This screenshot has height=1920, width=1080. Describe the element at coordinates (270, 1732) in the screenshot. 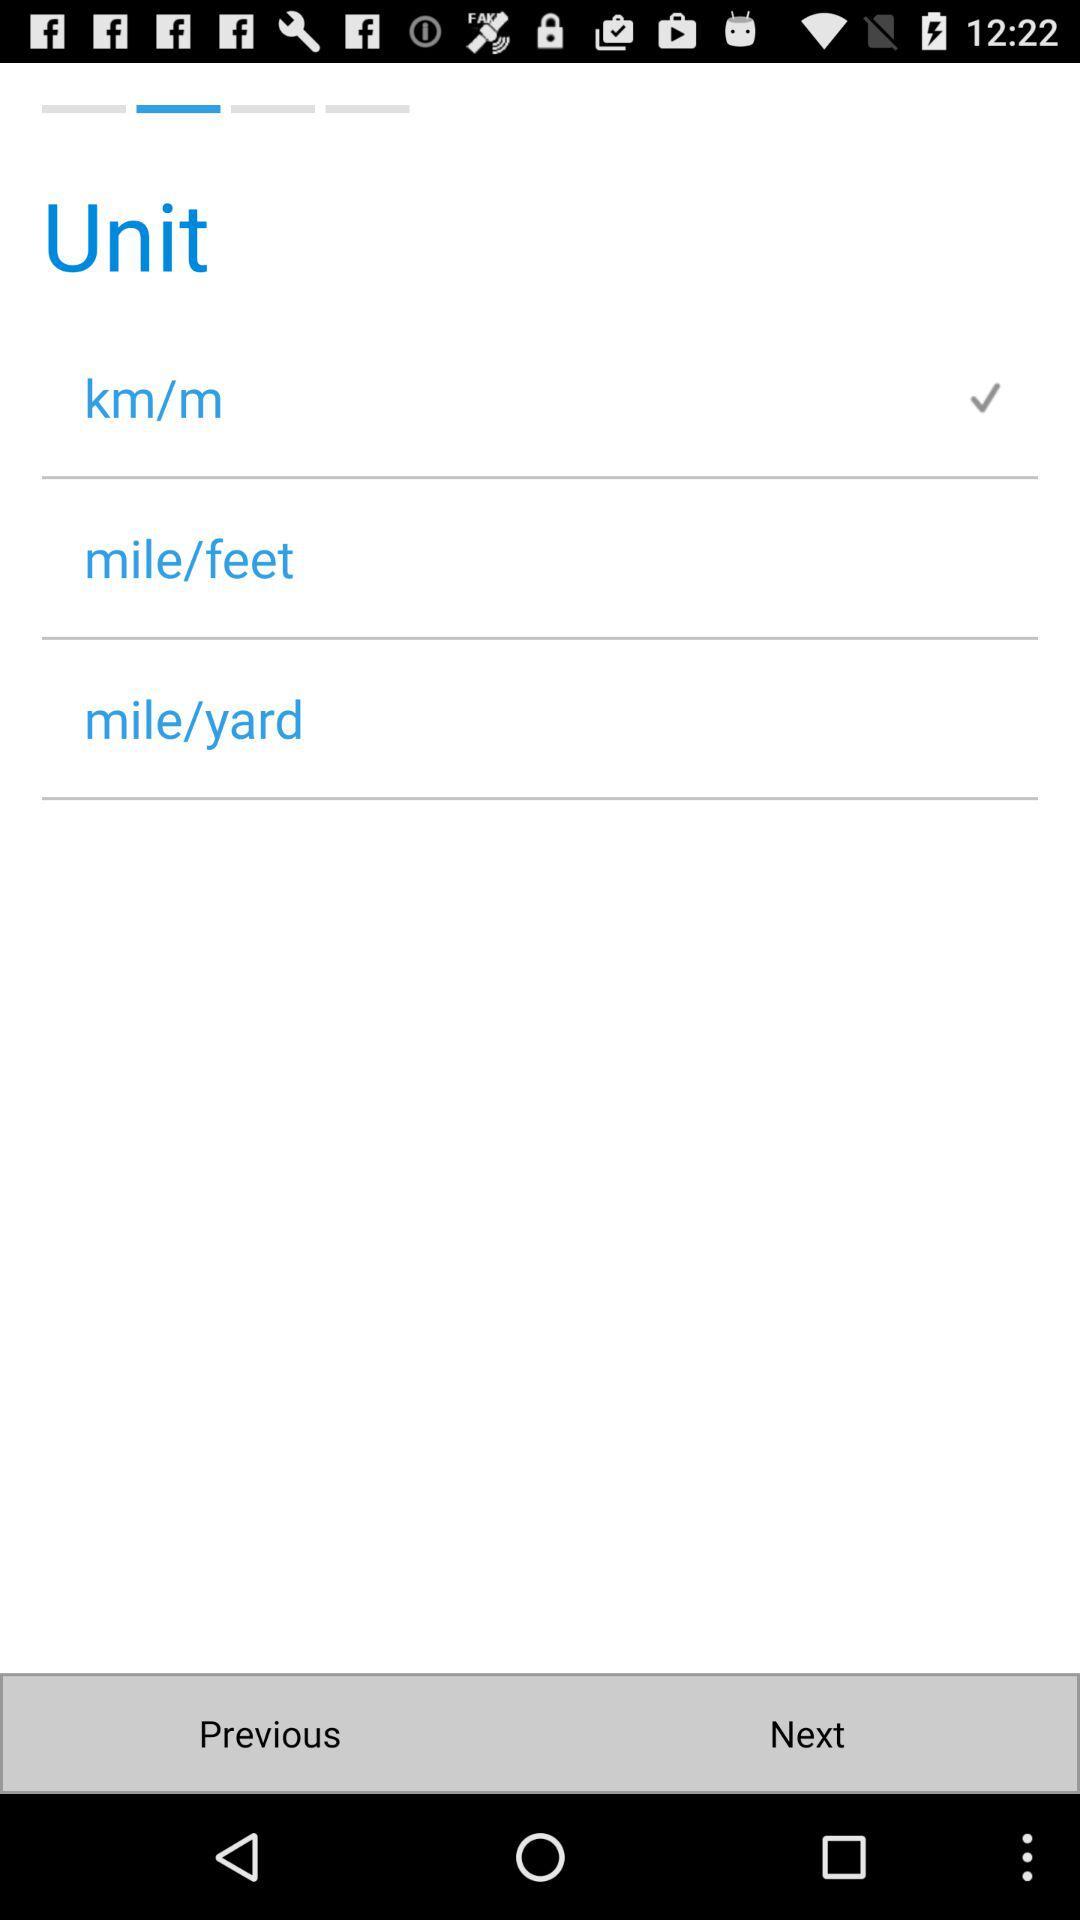

I see `the icon at the bottom left corner` at that location.